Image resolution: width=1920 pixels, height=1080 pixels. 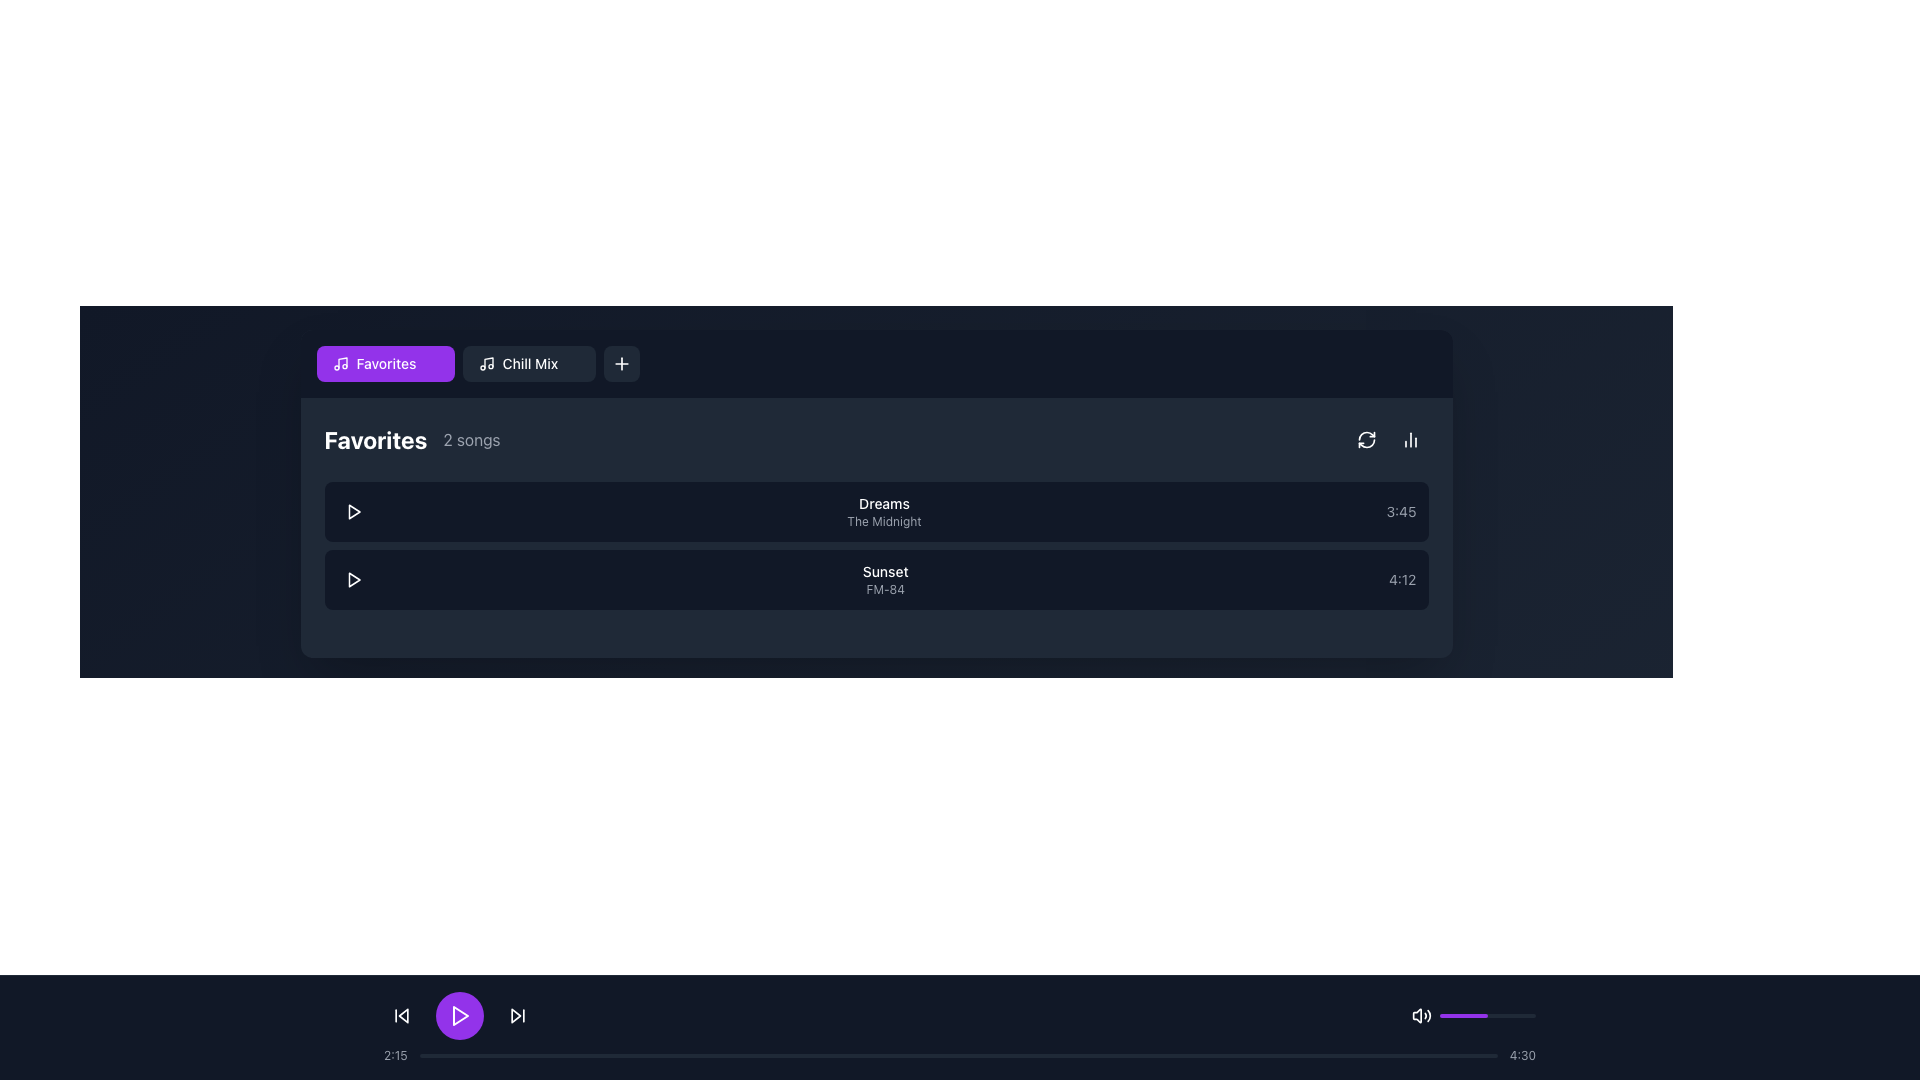 I want to click on the volume slider, so click(x=1512, y=1015).